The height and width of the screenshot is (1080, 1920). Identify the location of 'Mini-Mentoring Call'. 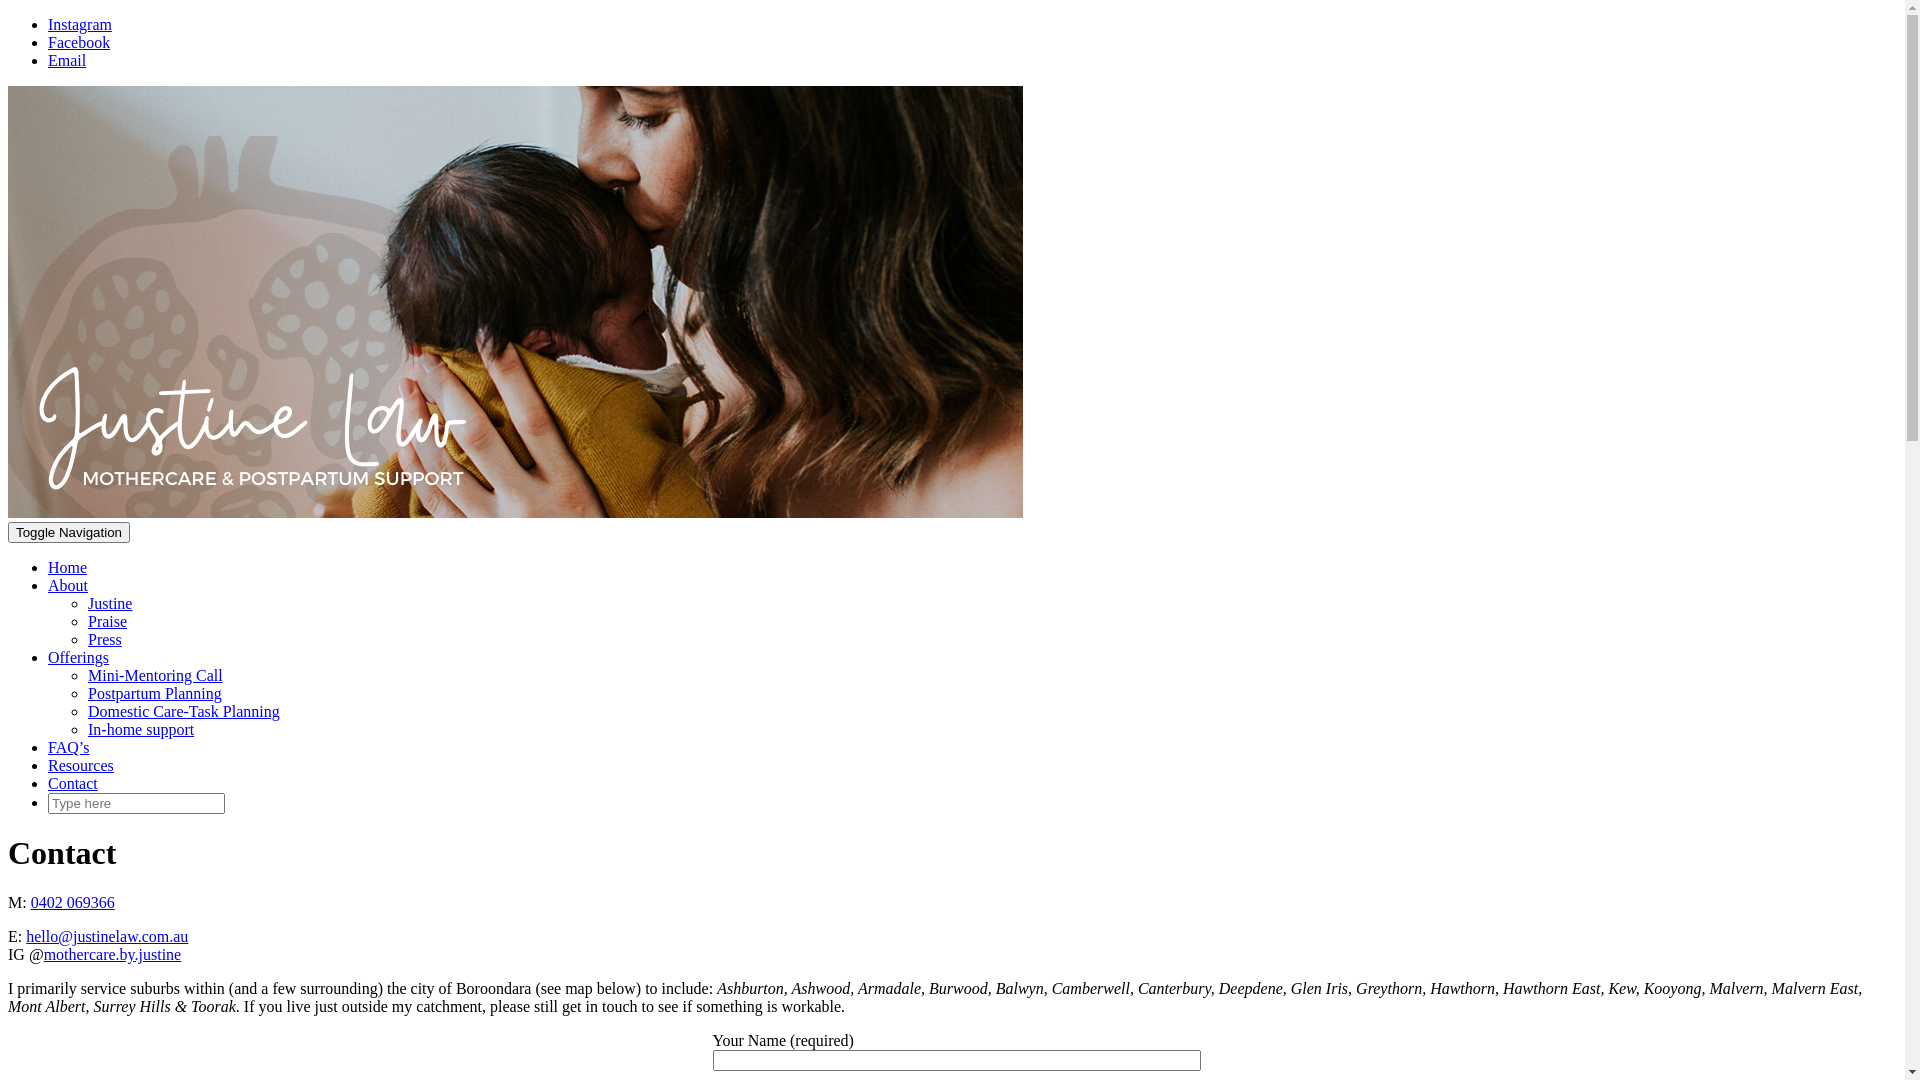
(154, 675).